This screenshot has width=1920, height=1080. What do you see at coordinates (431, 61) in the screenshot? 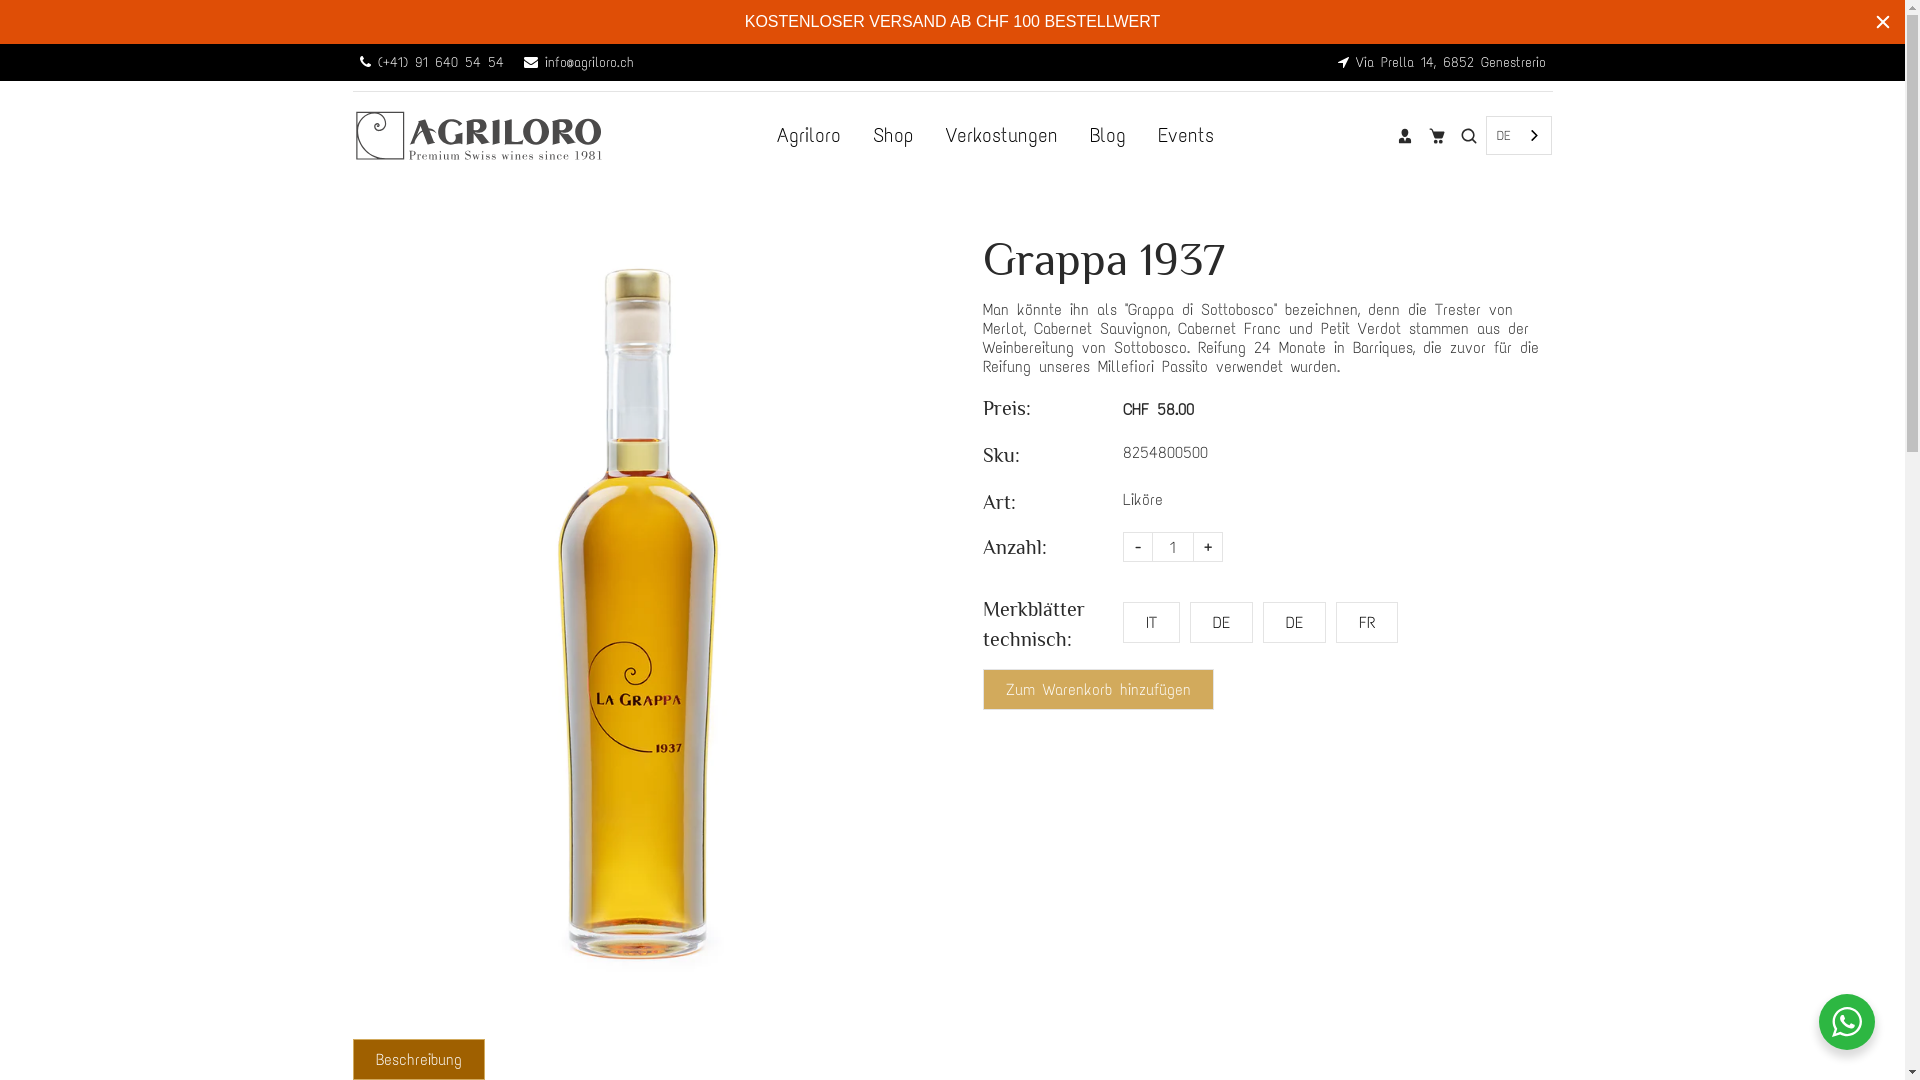
I see `'(+41) 91 640 54 54'` at bounding box center [431, 61].